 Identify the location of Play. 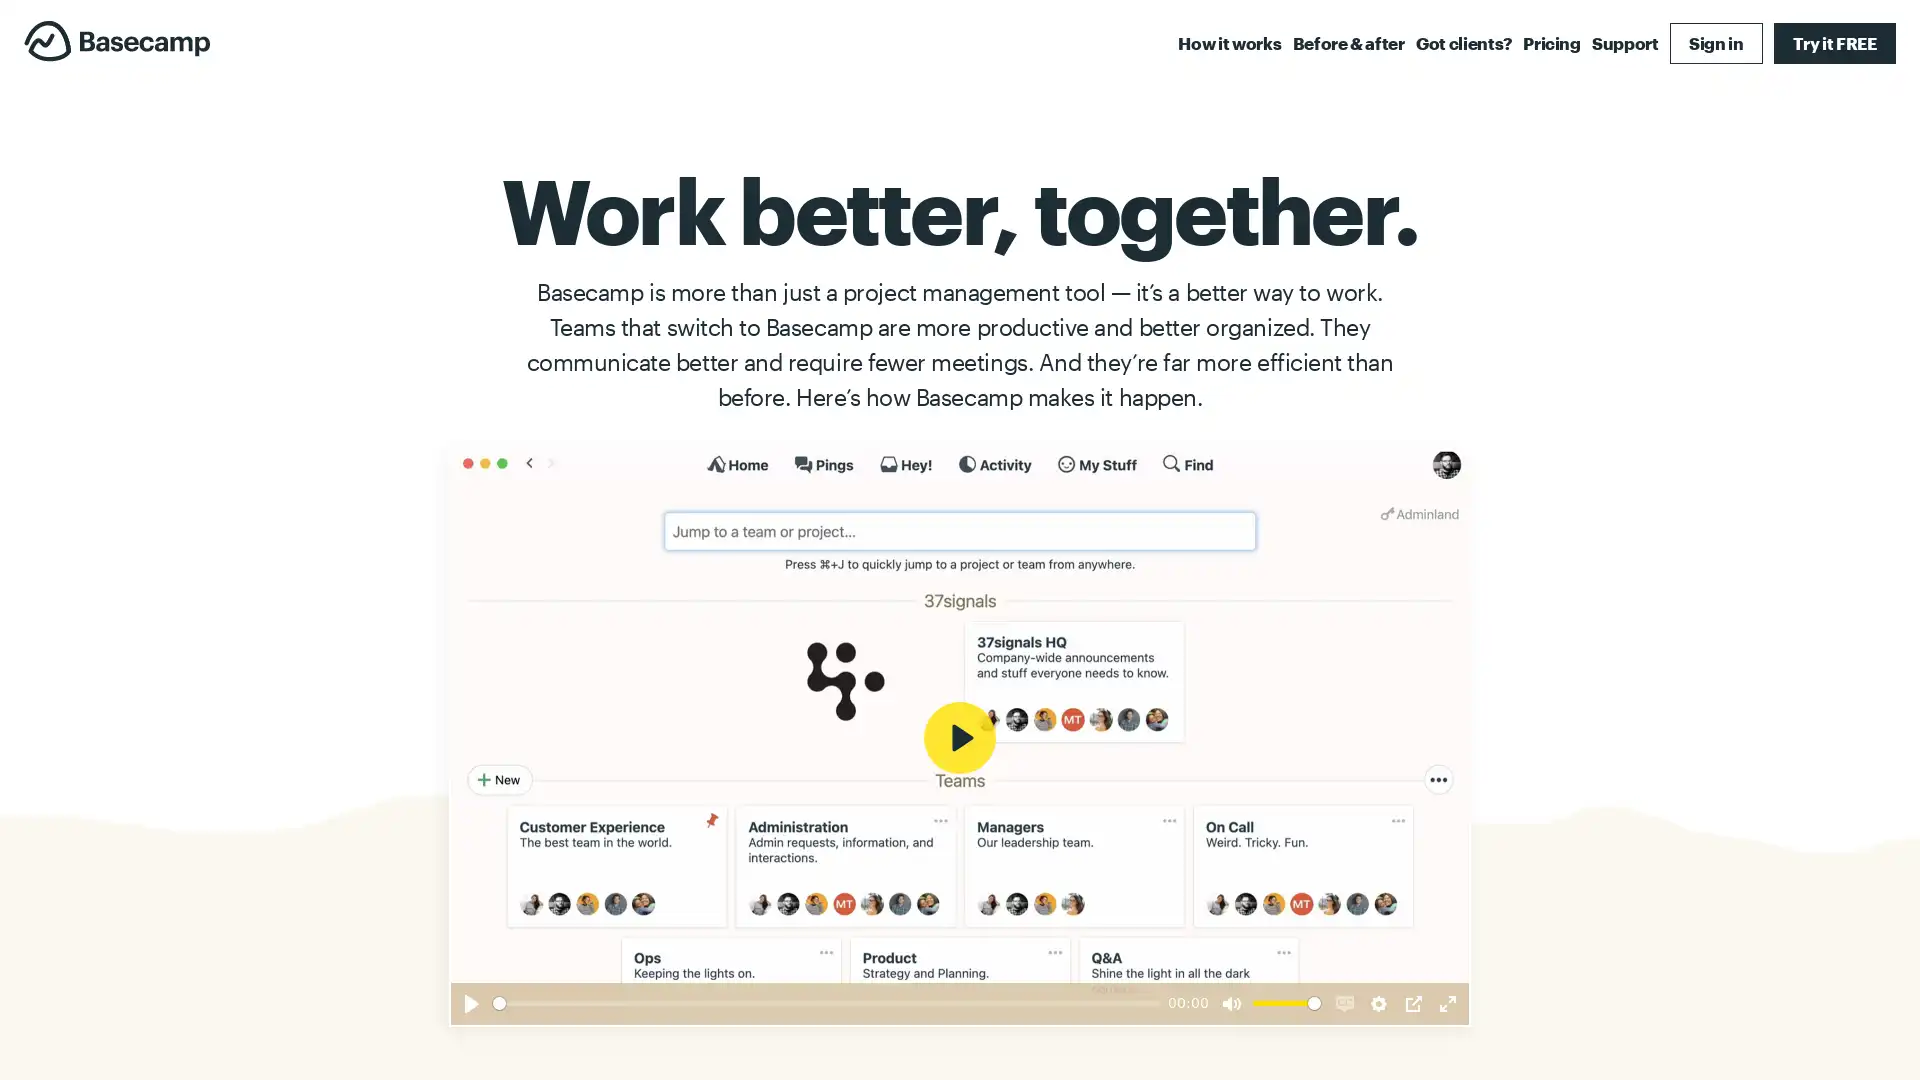
(960, 737).